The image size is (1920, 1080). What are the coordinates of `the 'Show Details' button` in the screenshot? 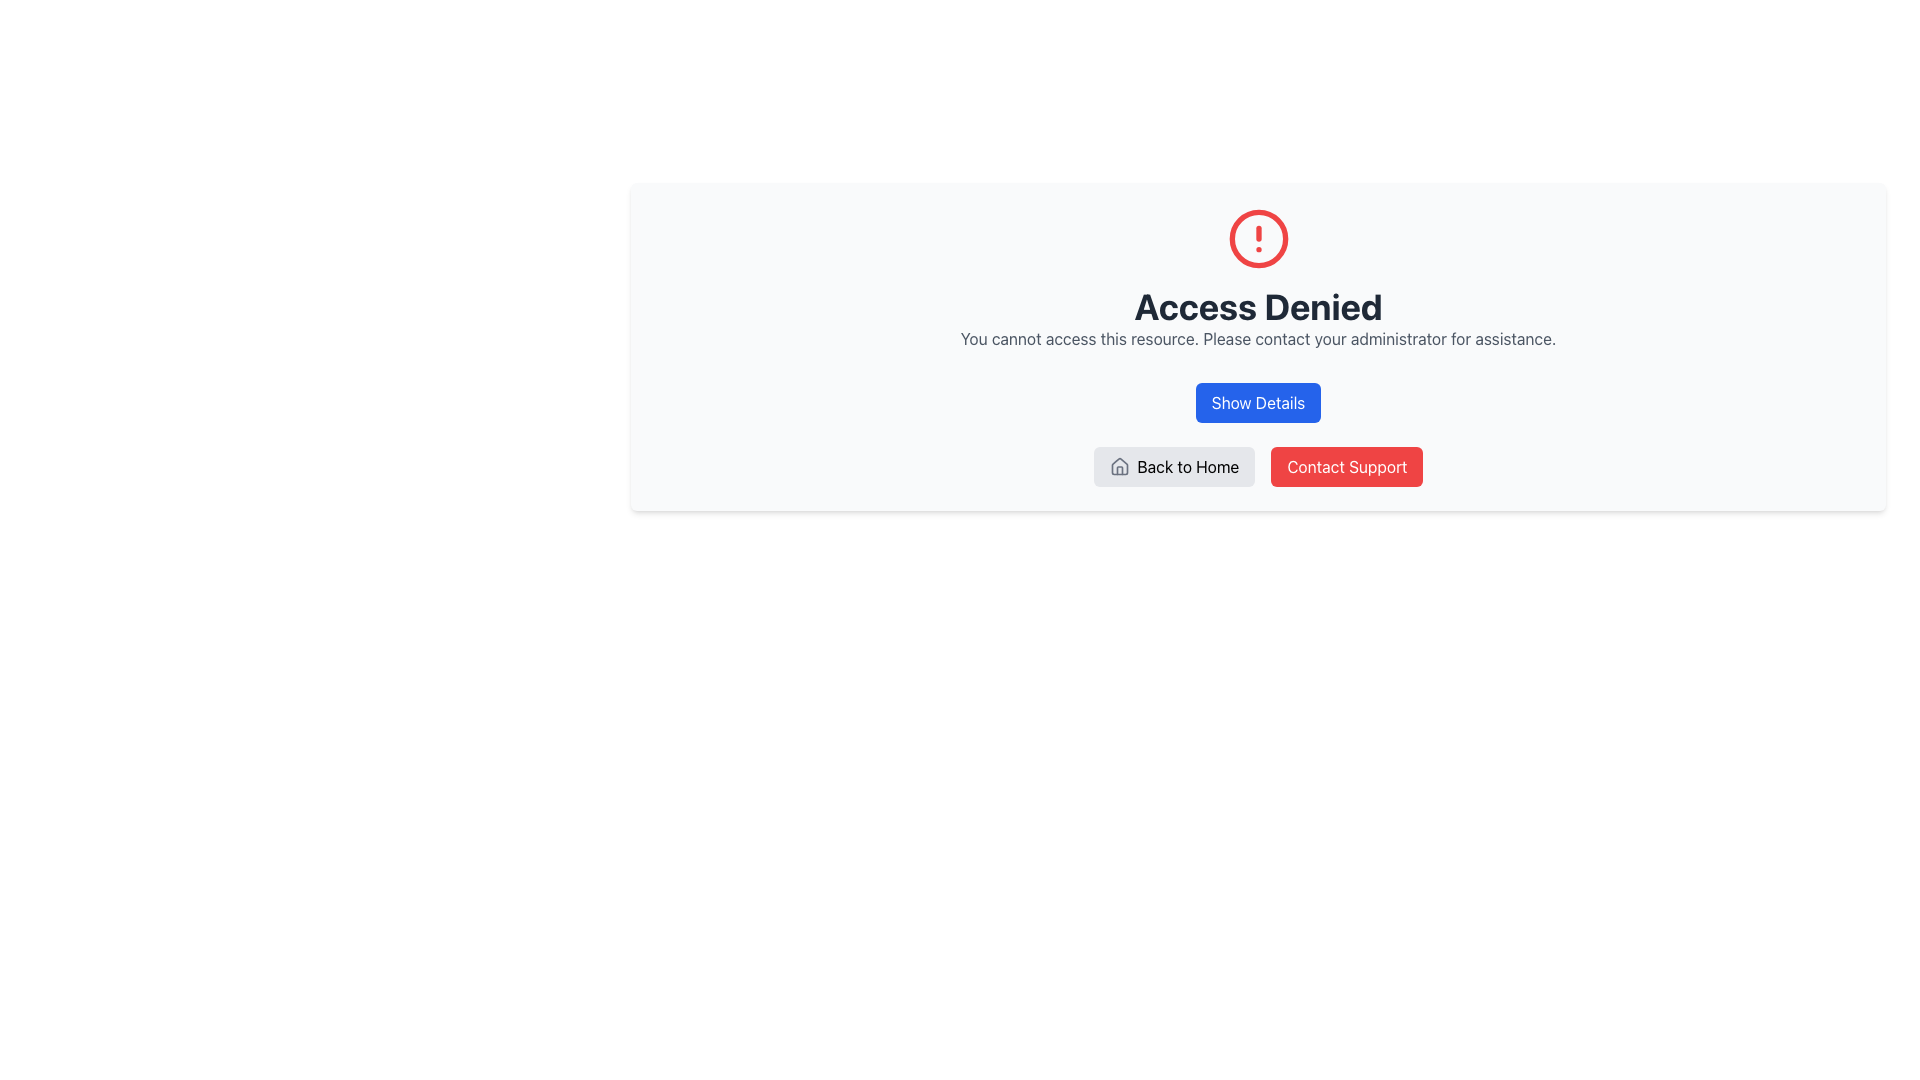 It's located at (1257, 402).